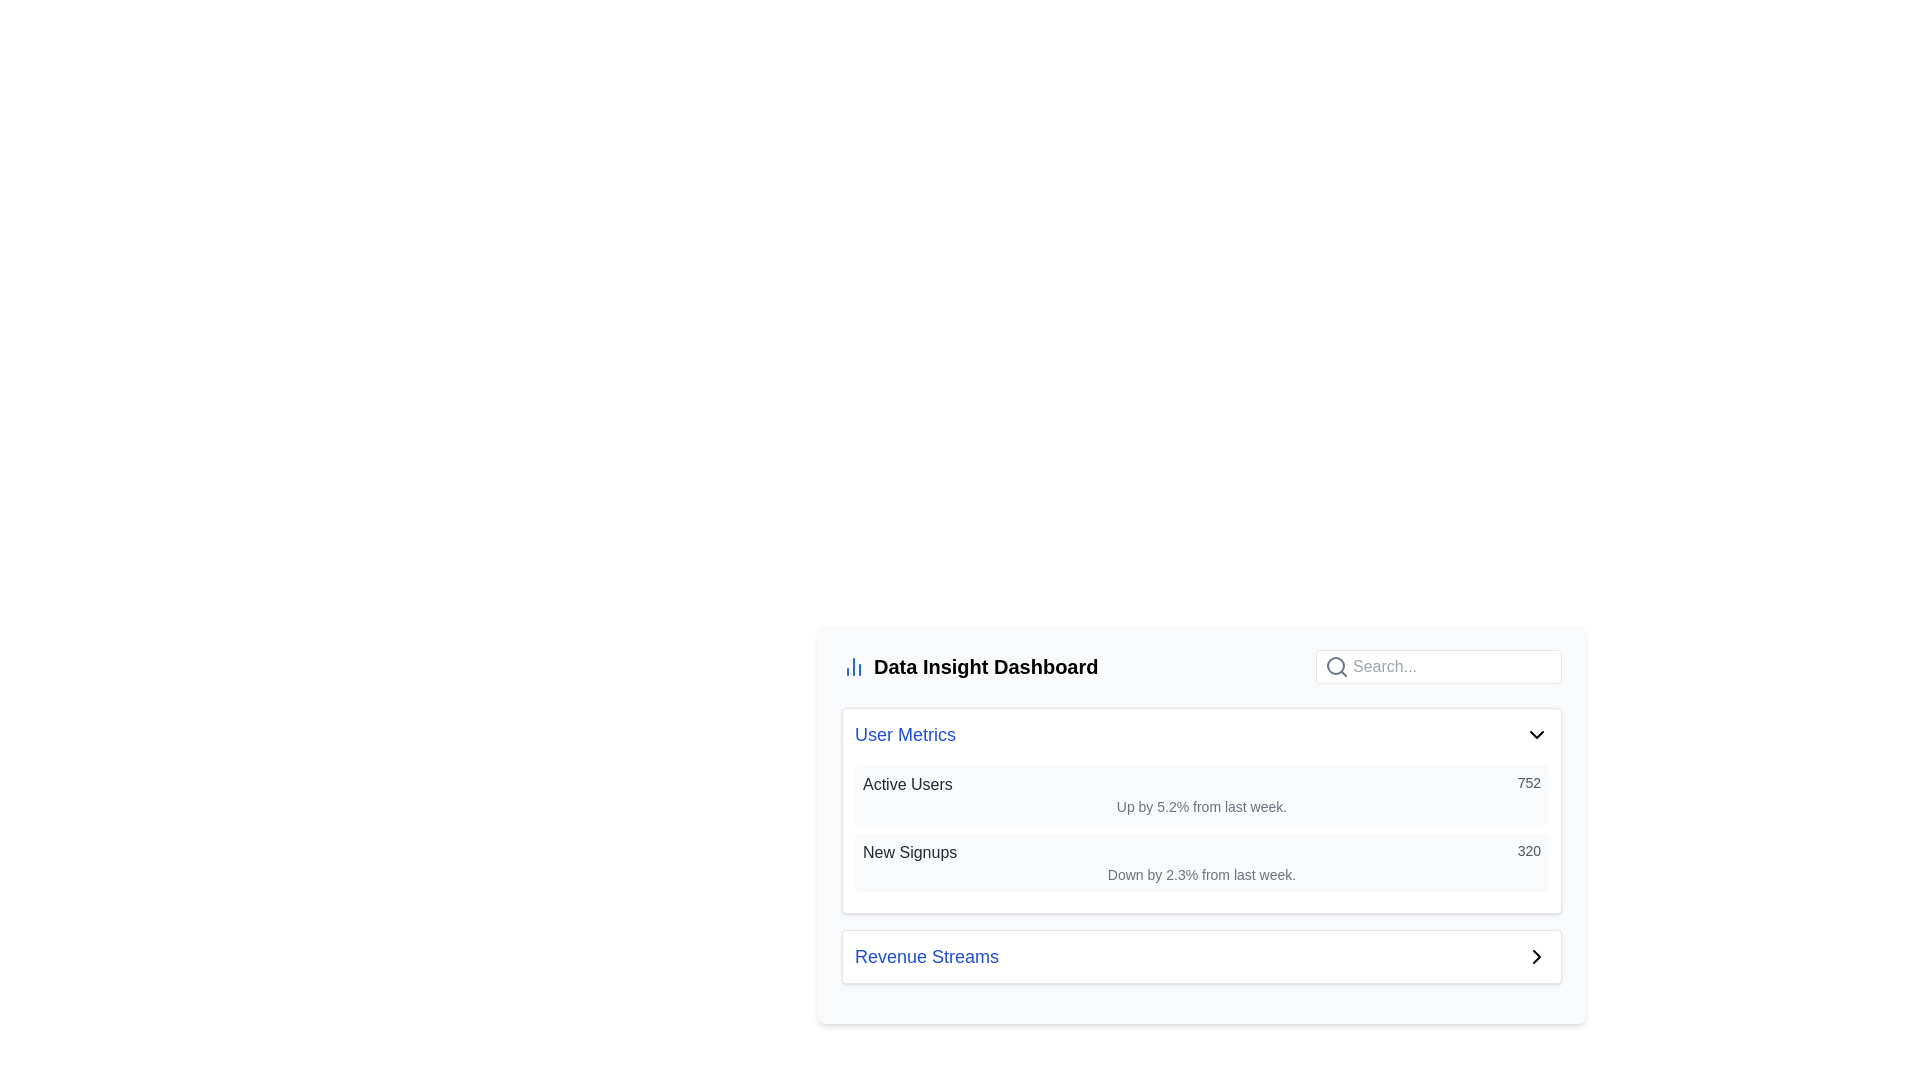  What do you see at coordinates (1200, 955) in the screenshot?
I see `the button at the bottom of the metrics section` at bounding box center [1200, 955].